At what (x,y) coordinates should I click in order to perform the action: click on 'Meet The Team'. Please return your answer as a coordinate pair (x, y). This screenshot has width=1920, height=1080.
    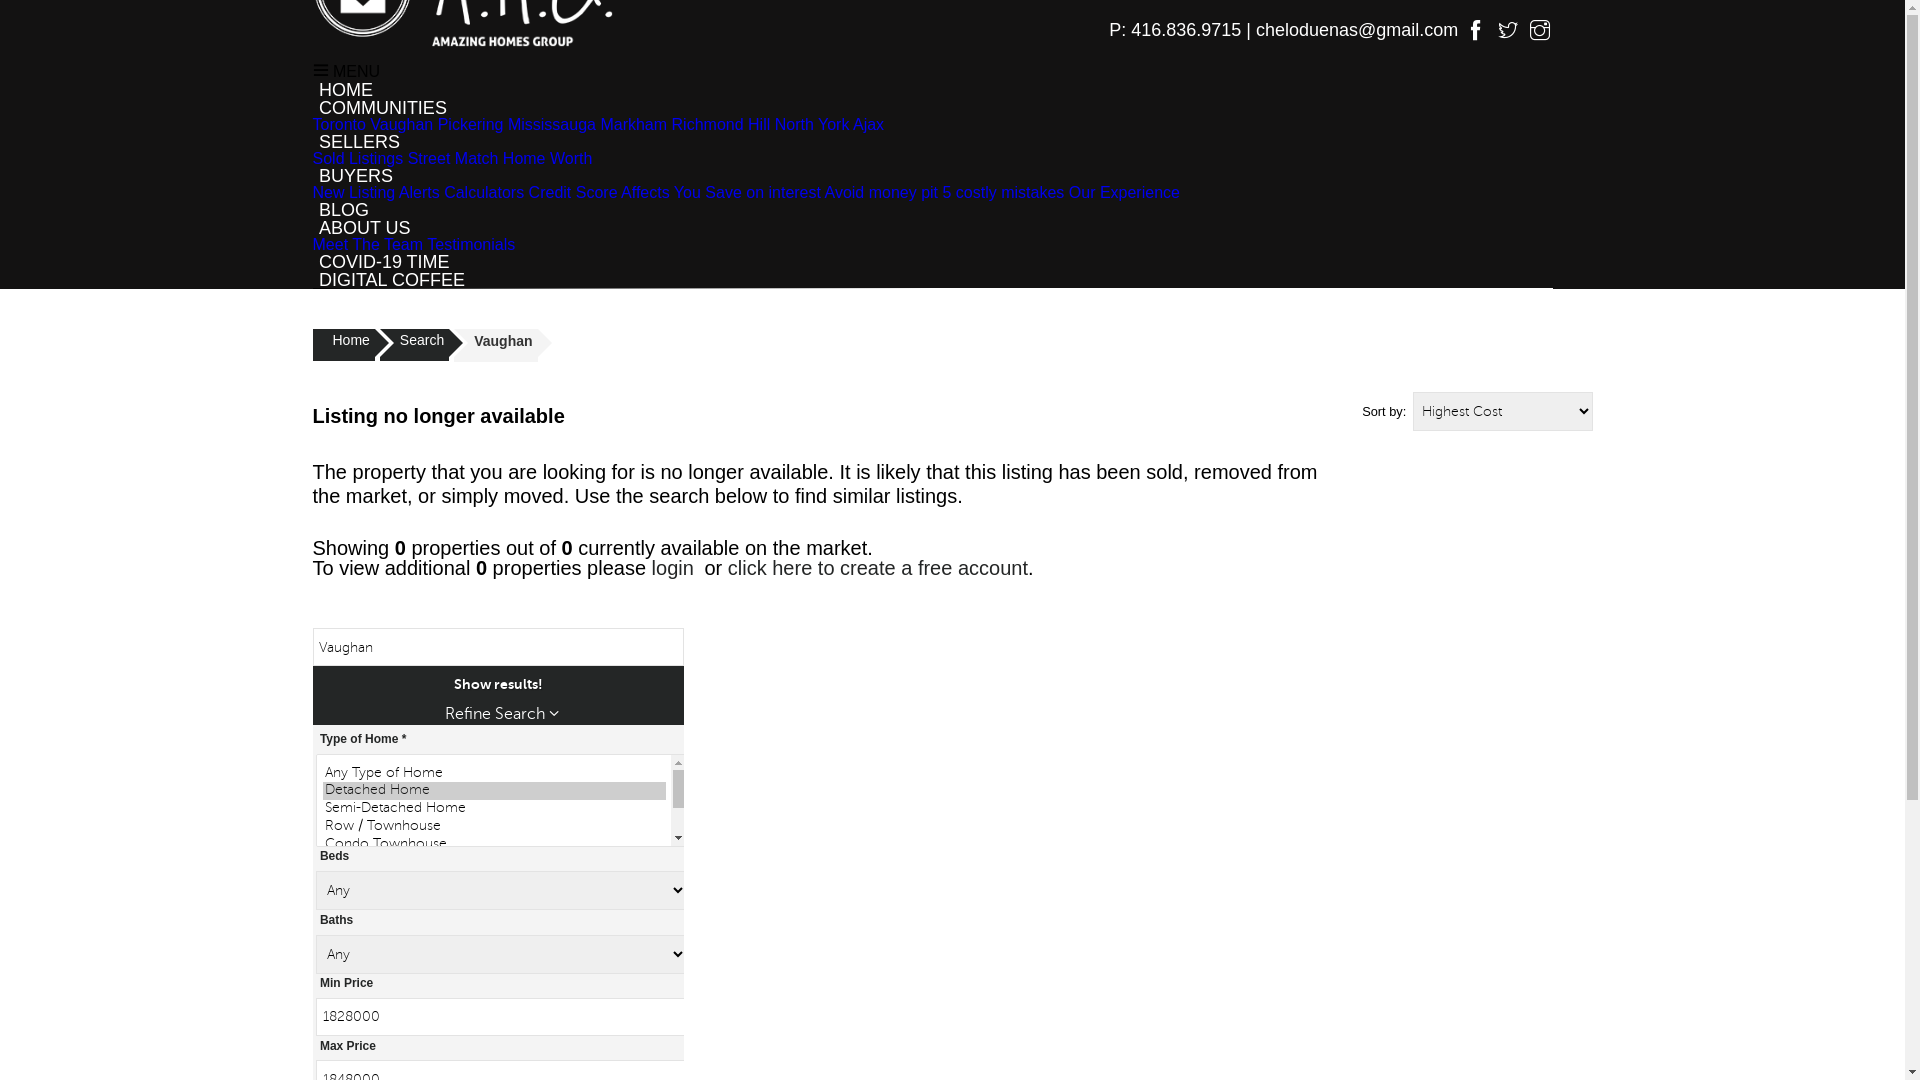
    Looking at the image, I should click on (367, 243).